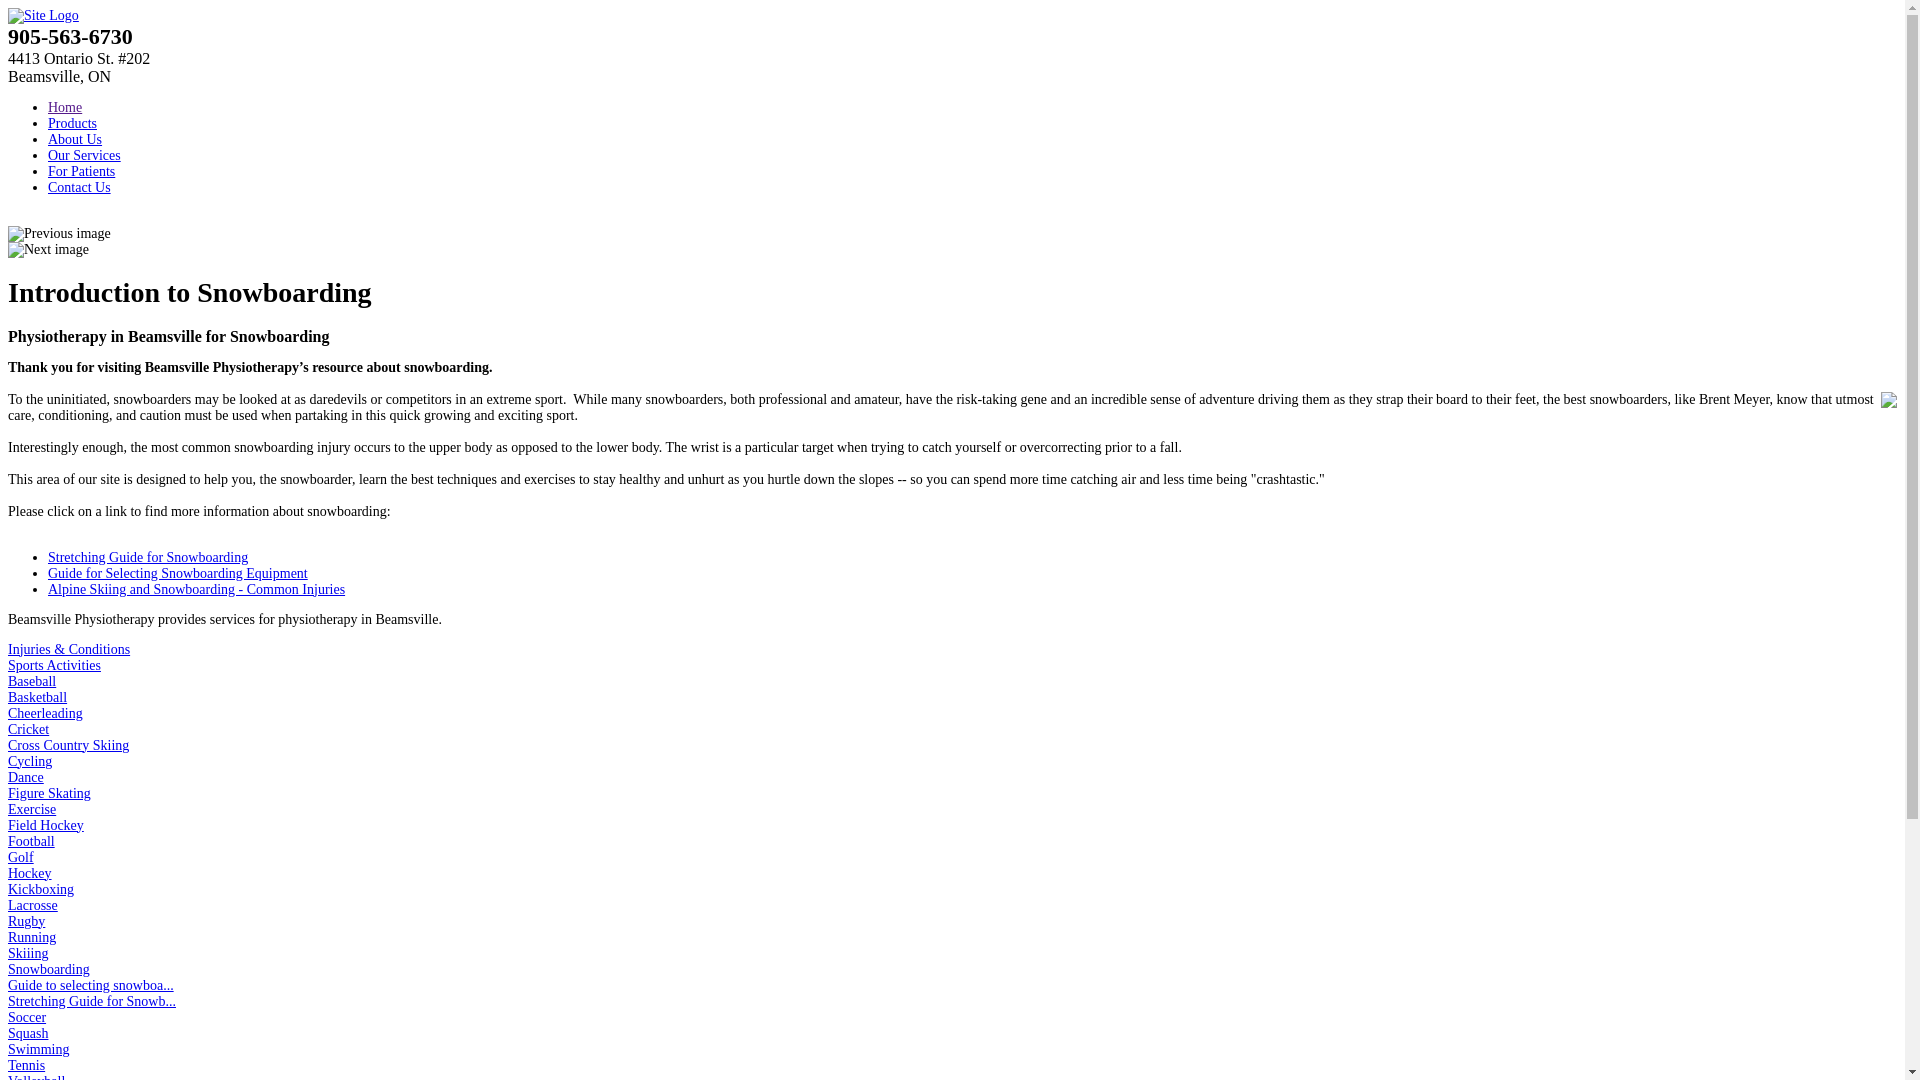 This screenshot has width=1920, height=1080. I want to click on 'Hockey', so click(29, 872).